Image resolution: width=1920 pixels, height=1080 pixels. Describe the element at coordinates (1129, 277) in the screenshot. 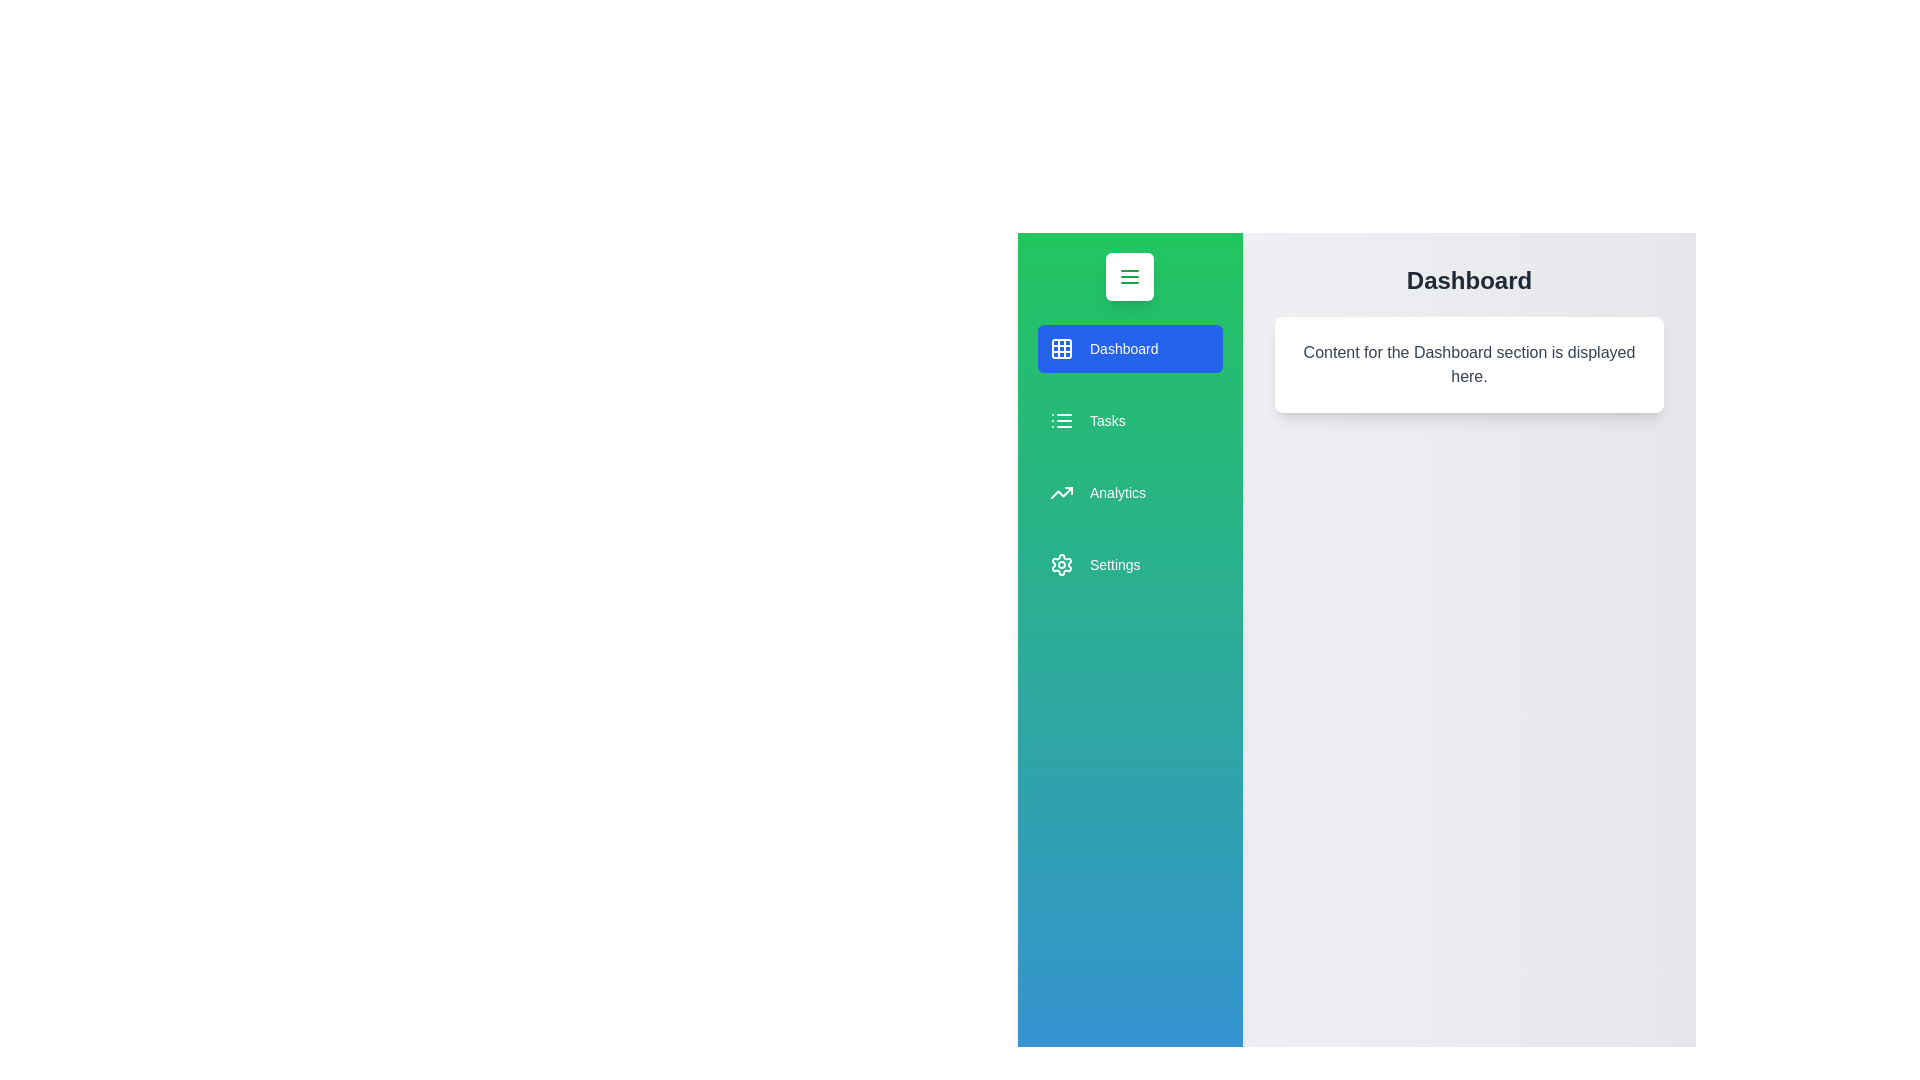

I see `the menu button to toggle the drawer state` at that location.